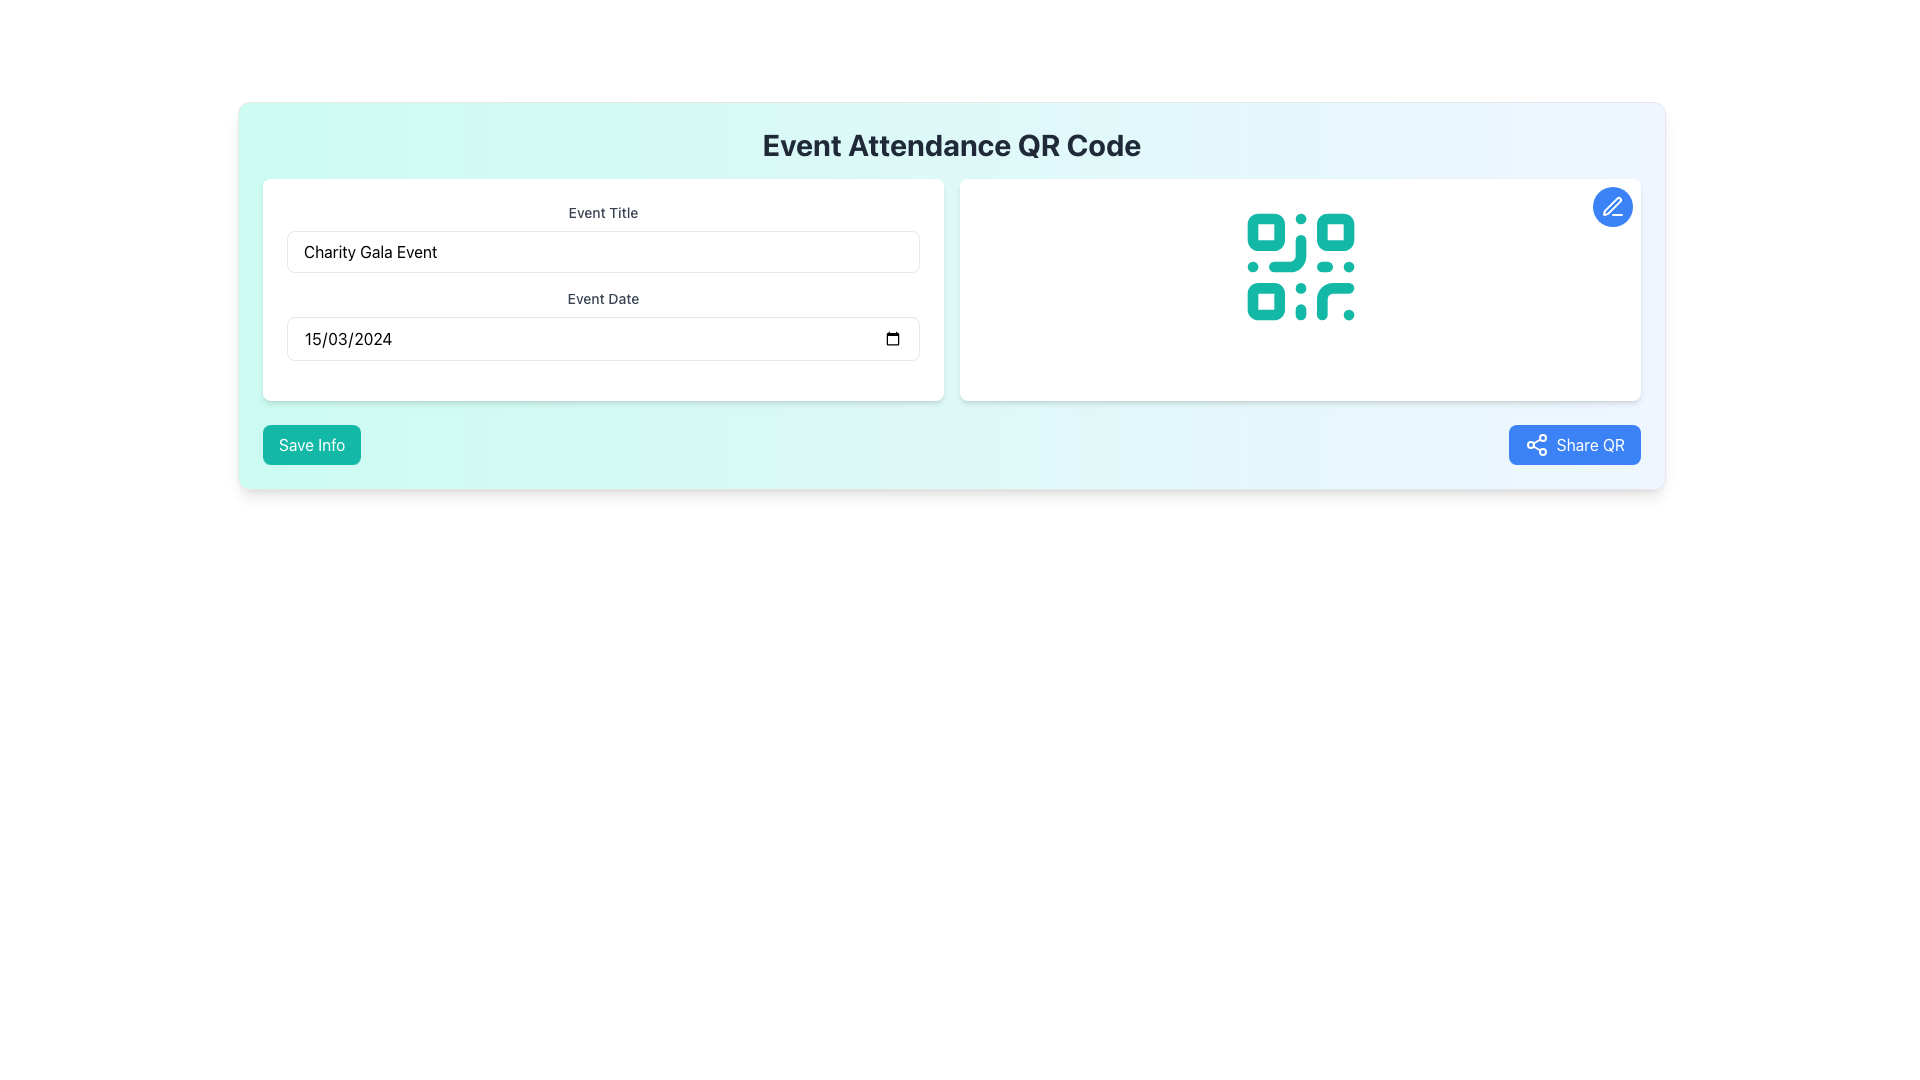  Describe the element at coordinates (602, 212) in the screenshot. I see `the text label reading 'Event Title', which is a medium-sized gray font located above the input box for 'Charity Gala Event'` at that location.